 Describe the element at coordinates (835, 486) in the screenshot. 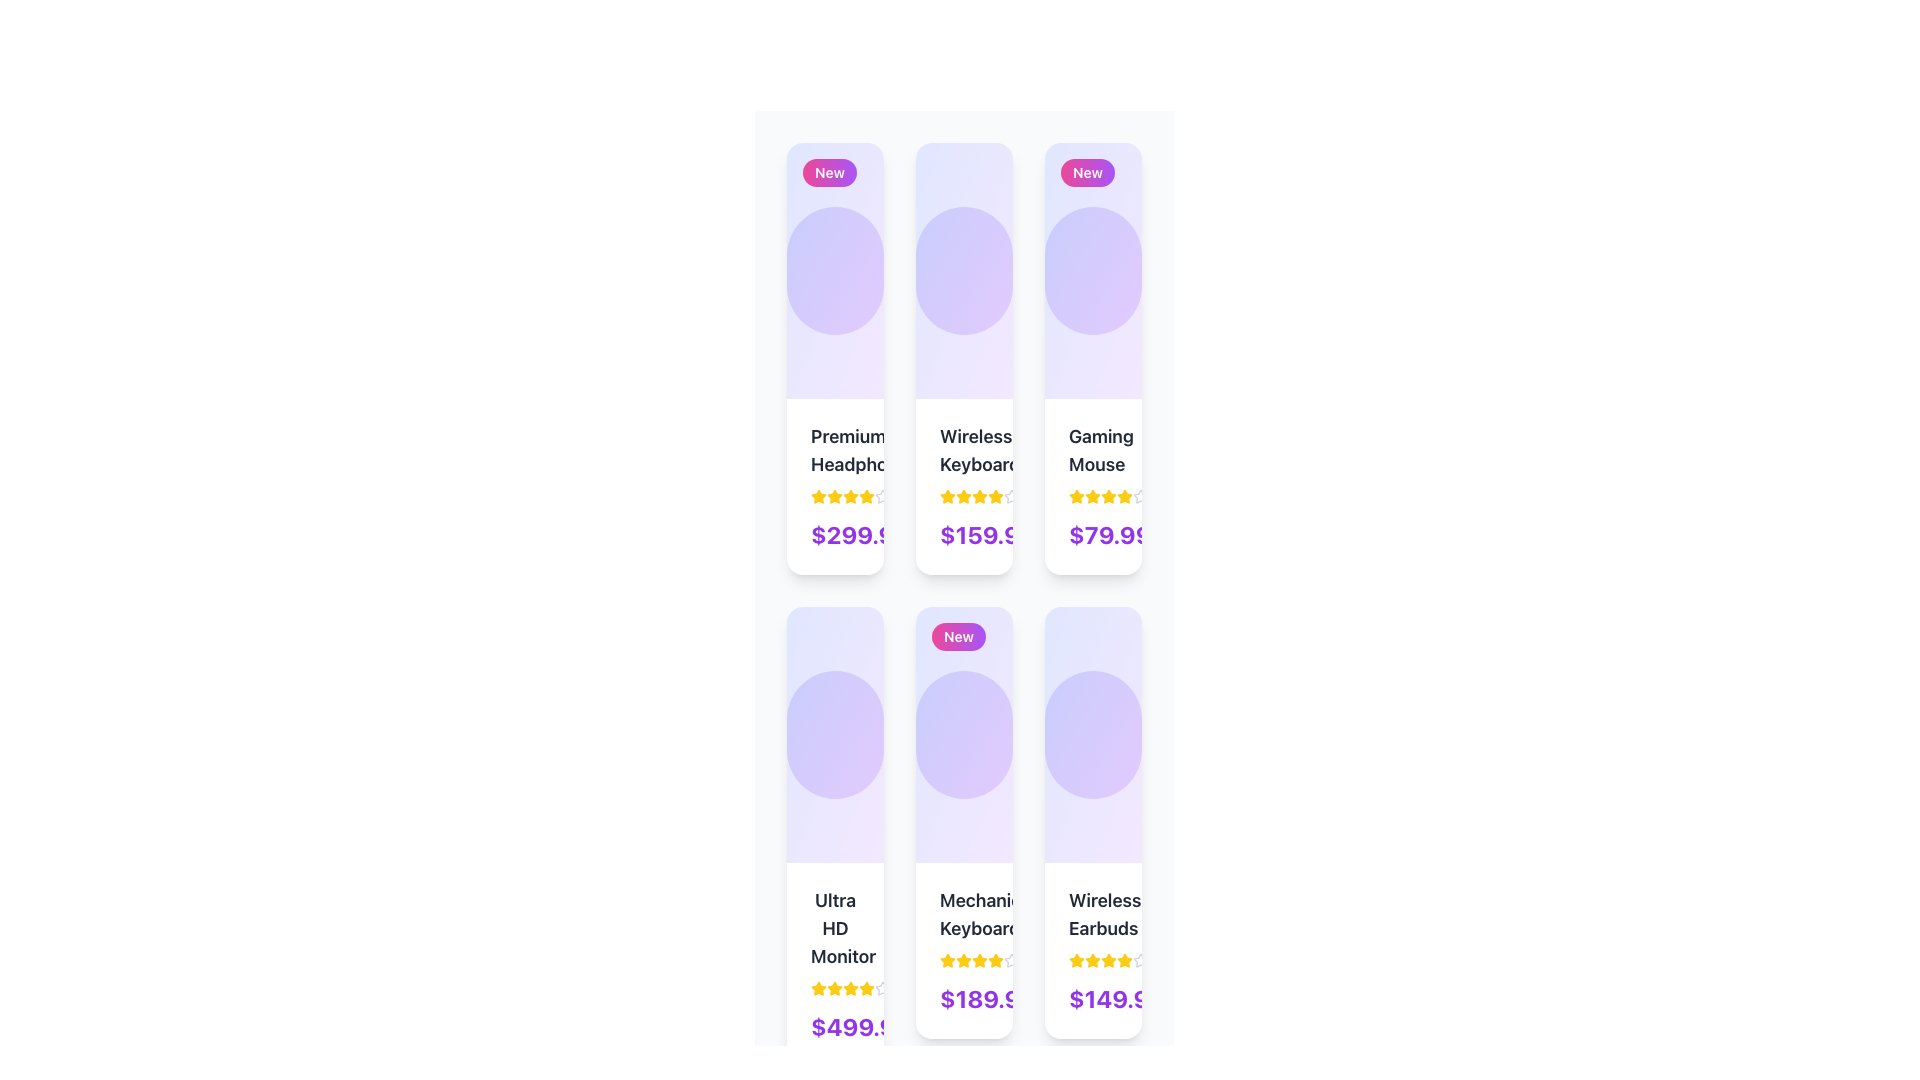

I see `the first star in the rating indicator of the 'Premium Headphones' product card` at that location.